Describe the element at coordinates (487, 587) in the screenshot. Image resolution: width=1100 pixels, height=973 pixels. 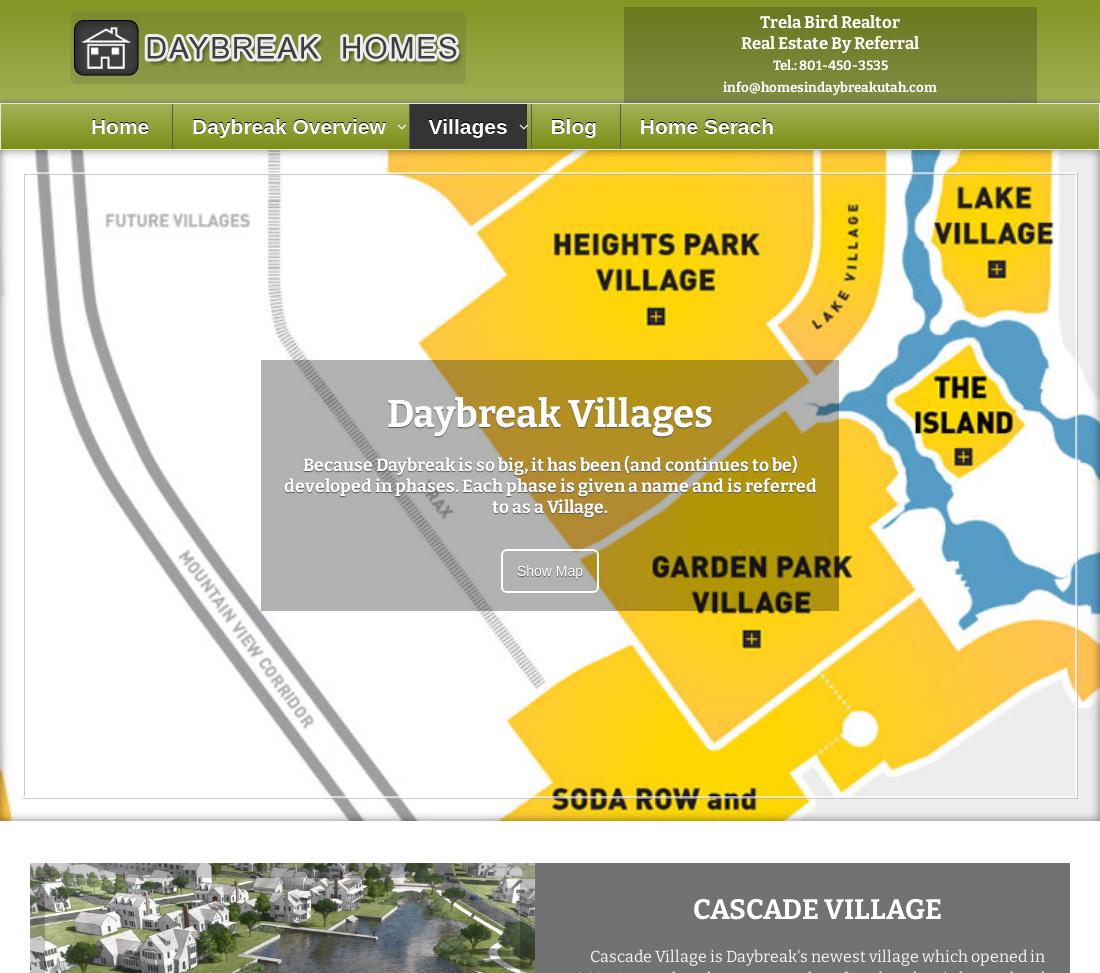
I see `'North Station Village'` at that location.